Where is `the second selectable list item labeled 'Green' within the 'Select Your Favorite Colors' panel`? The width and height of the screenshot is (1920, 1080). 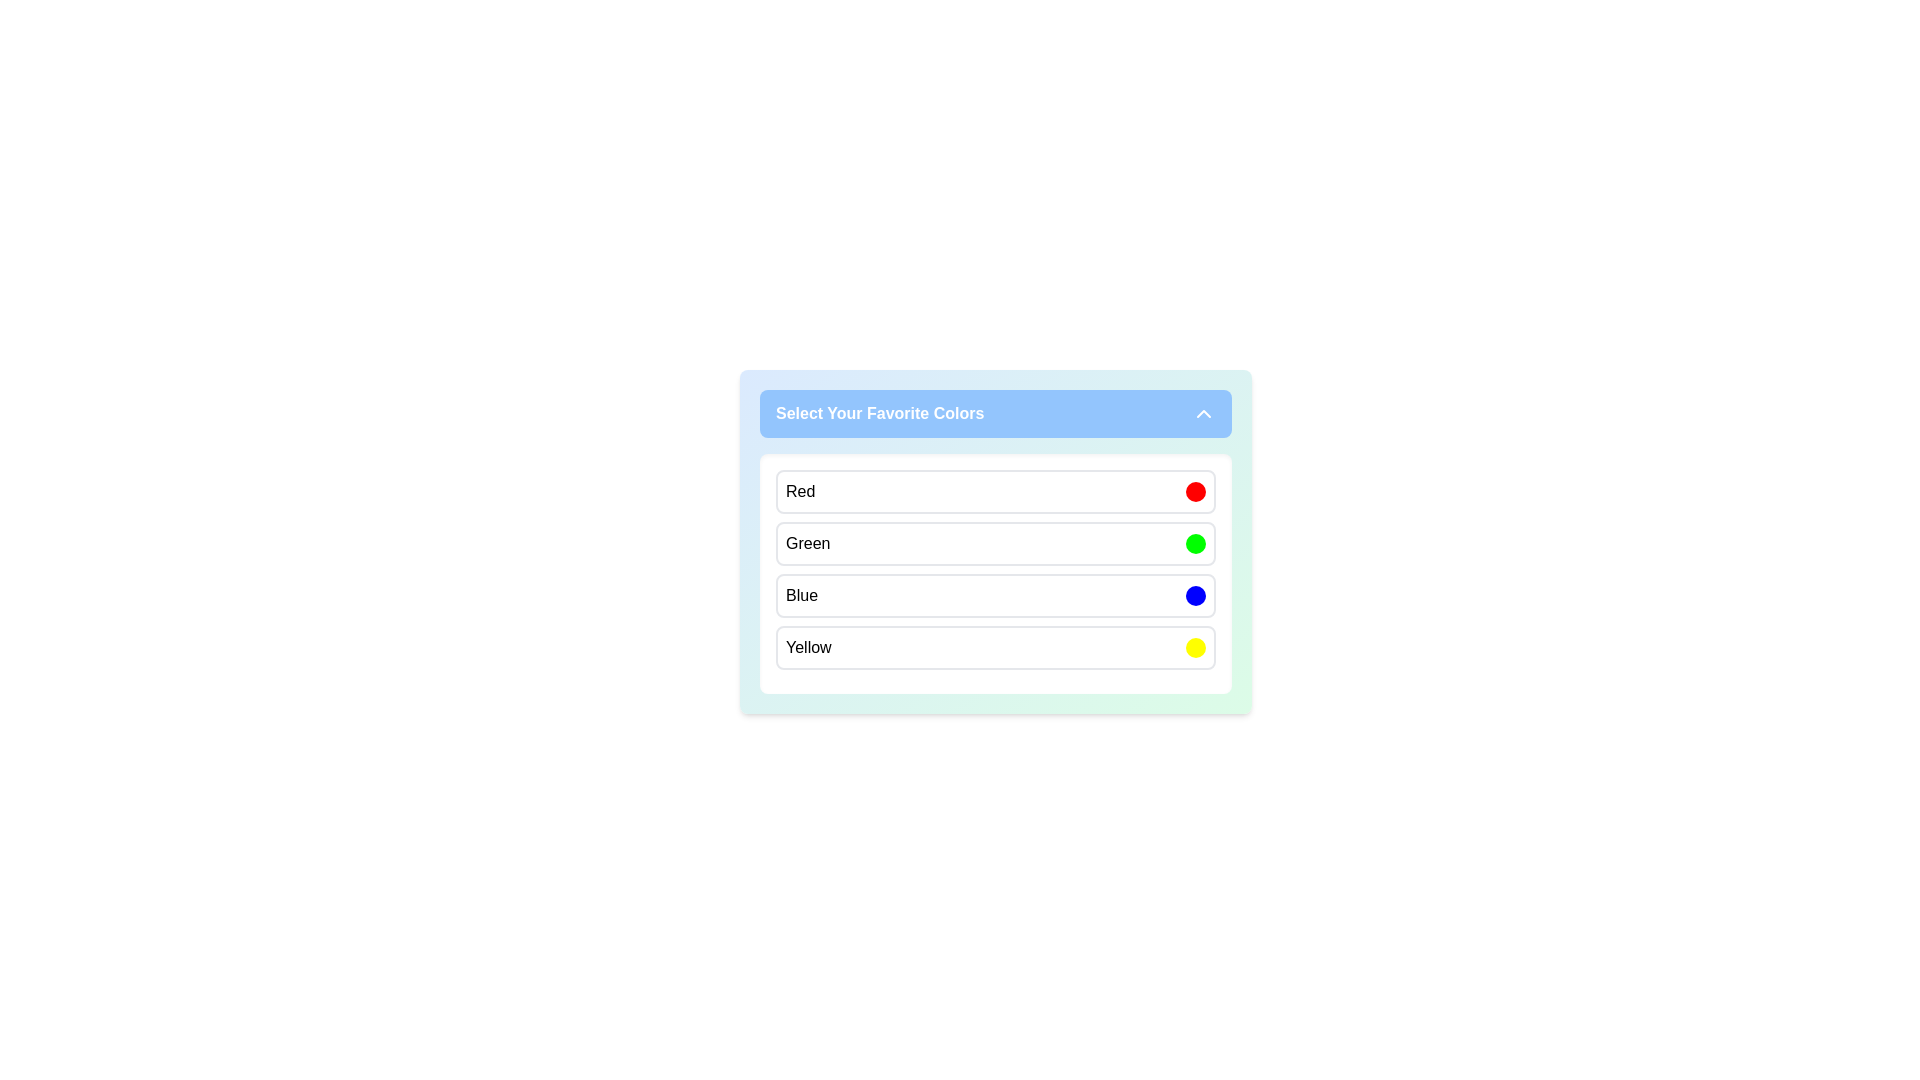
the second selectable list item labeled 'Green' within the 'Select Your Favorite Colors' panel is located at coordinates (996, 542).